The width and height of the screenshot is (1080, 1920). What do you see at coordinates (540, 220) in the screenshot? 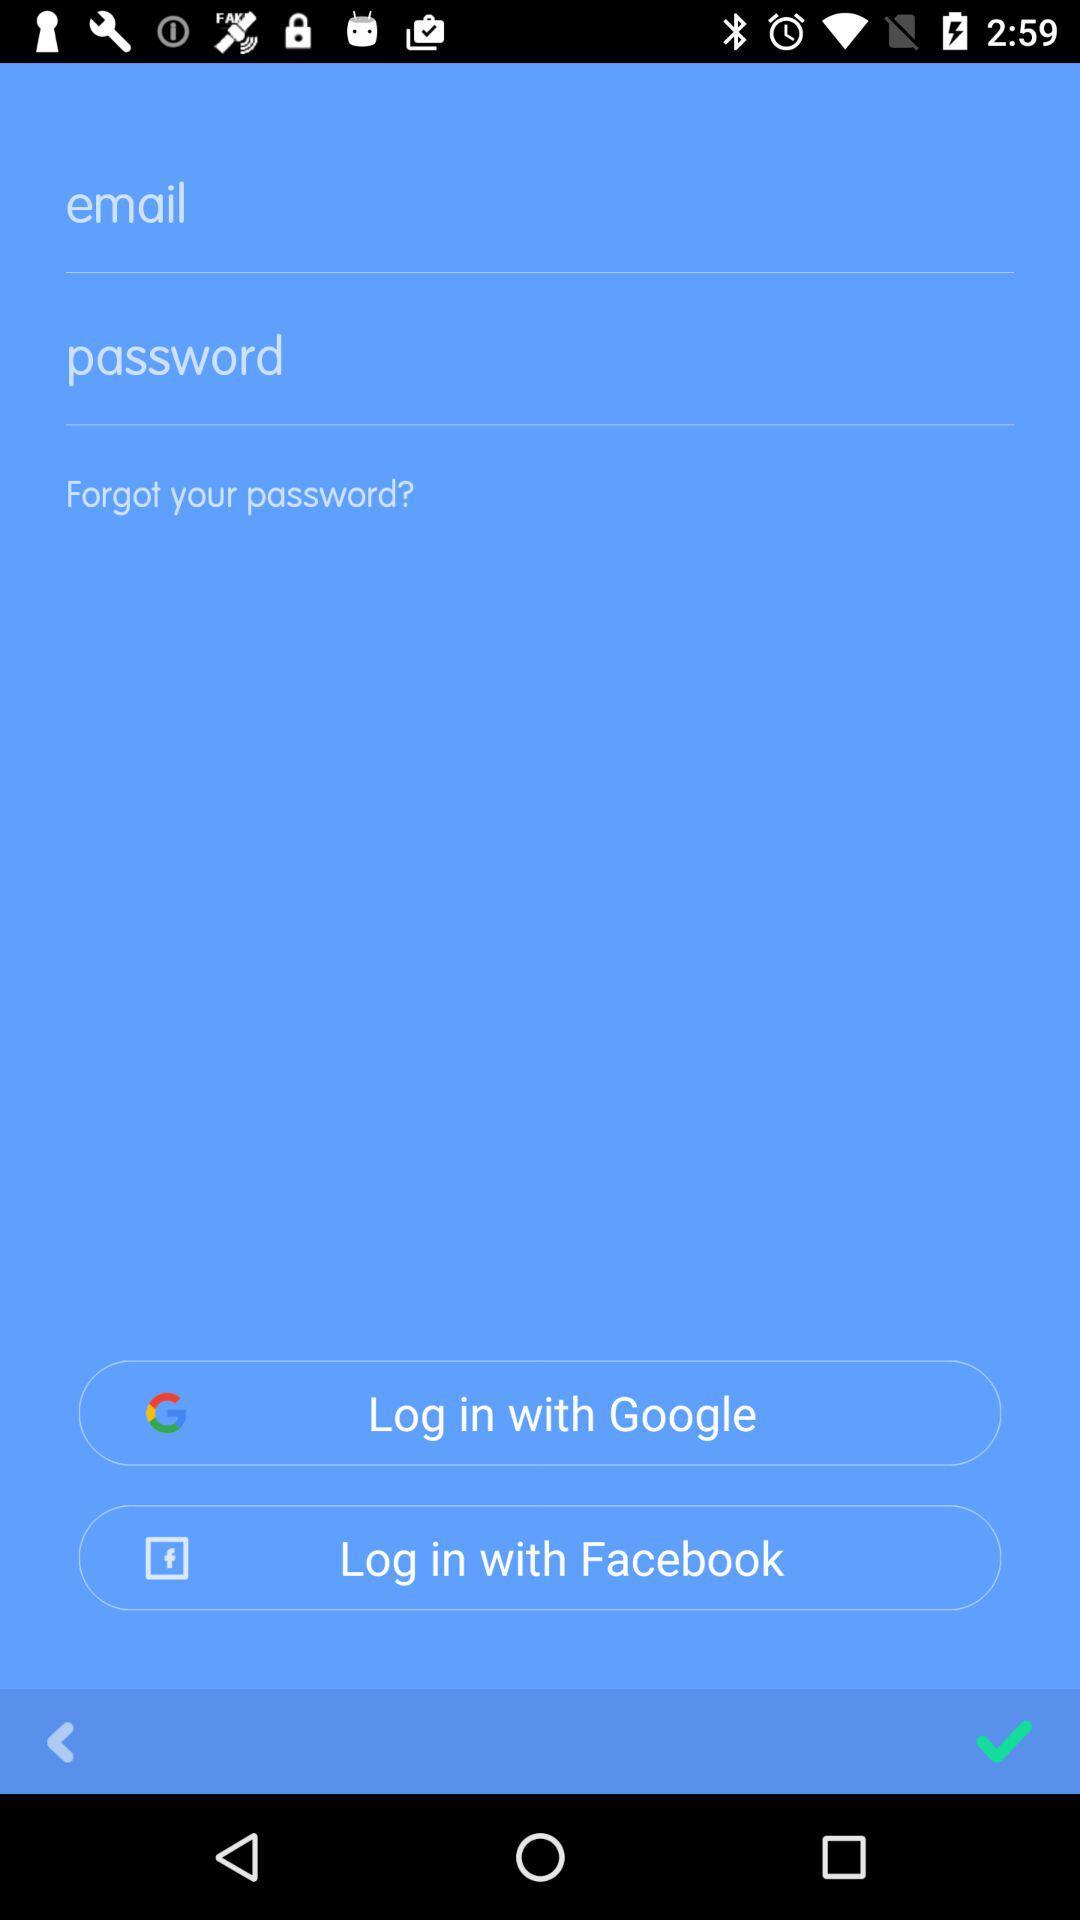
I see `email here` at bounding box center [540, 220].